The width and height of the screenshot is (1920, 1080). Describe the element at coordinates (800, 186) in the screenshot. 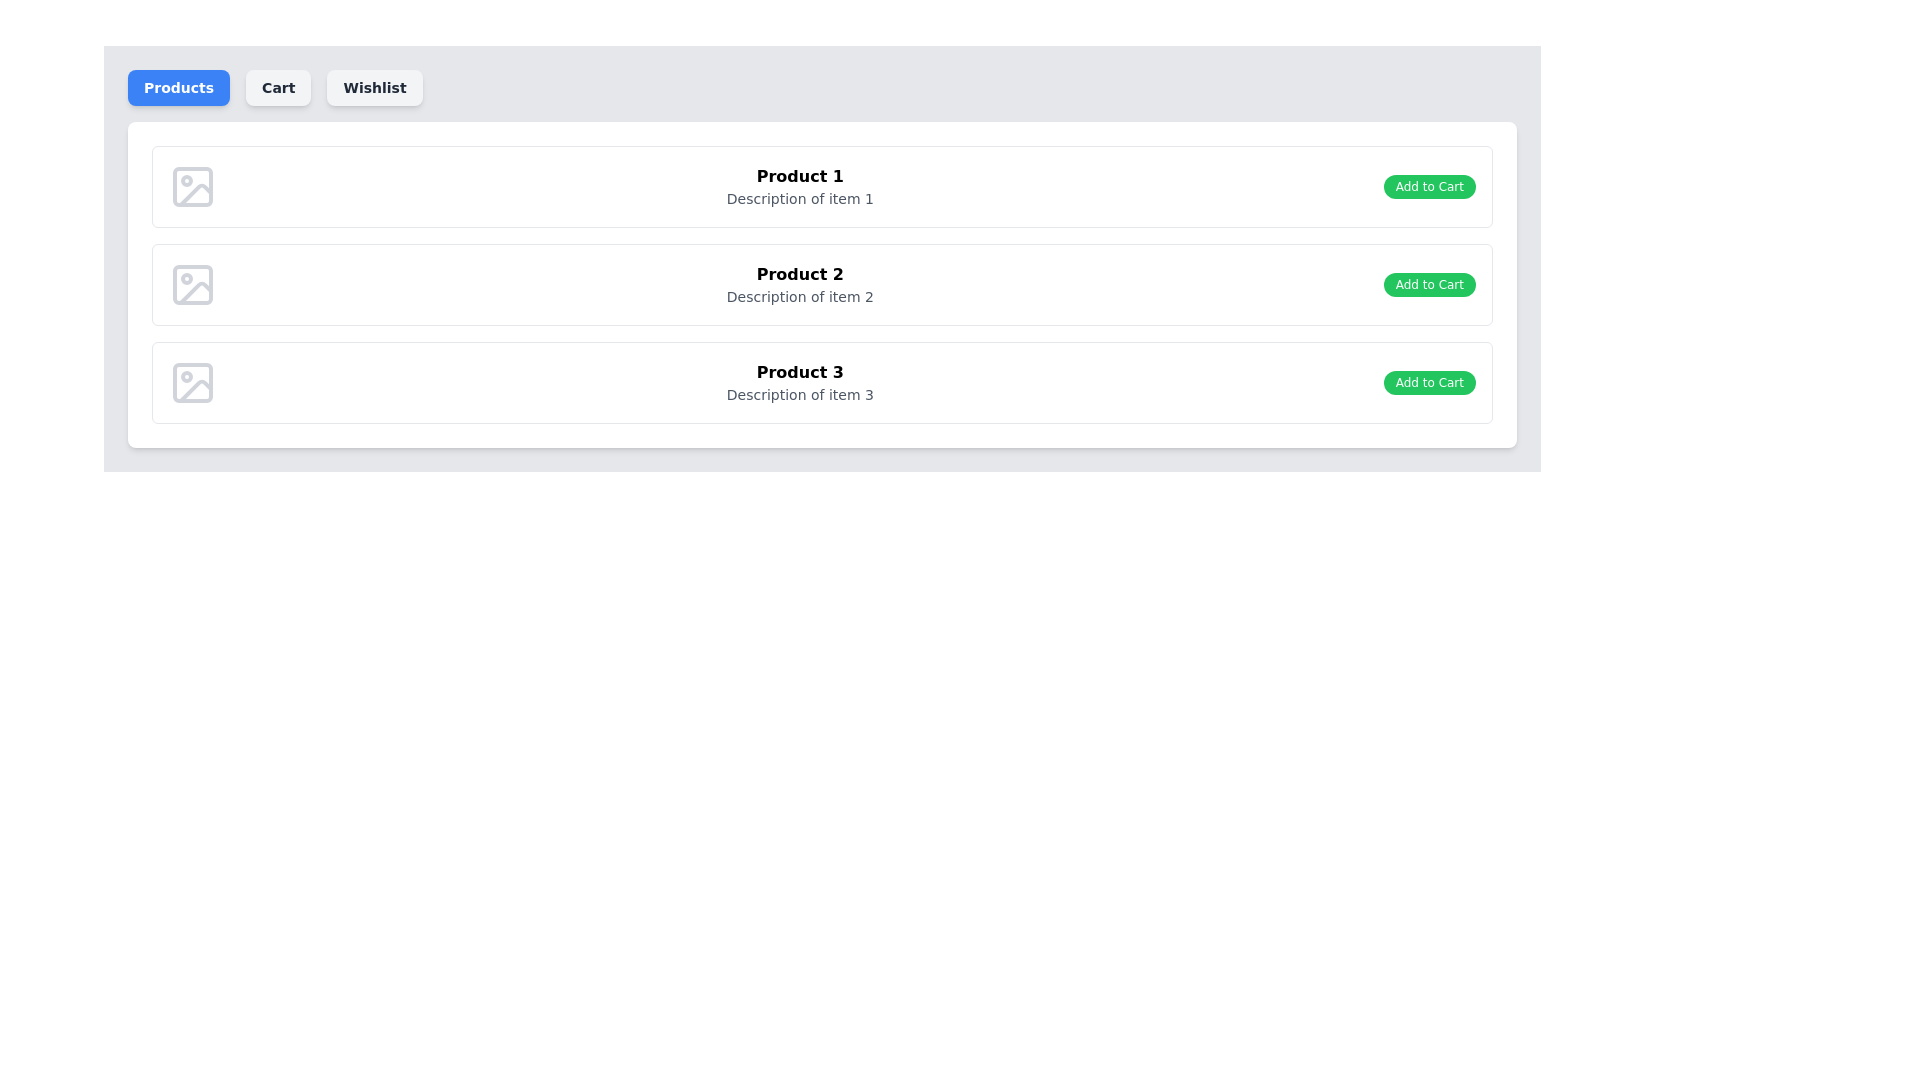

I see `product information displayed in the text display element that shows 'Product 1' in bold and 'Description of item 1' in smaller muted gray text` at that location.